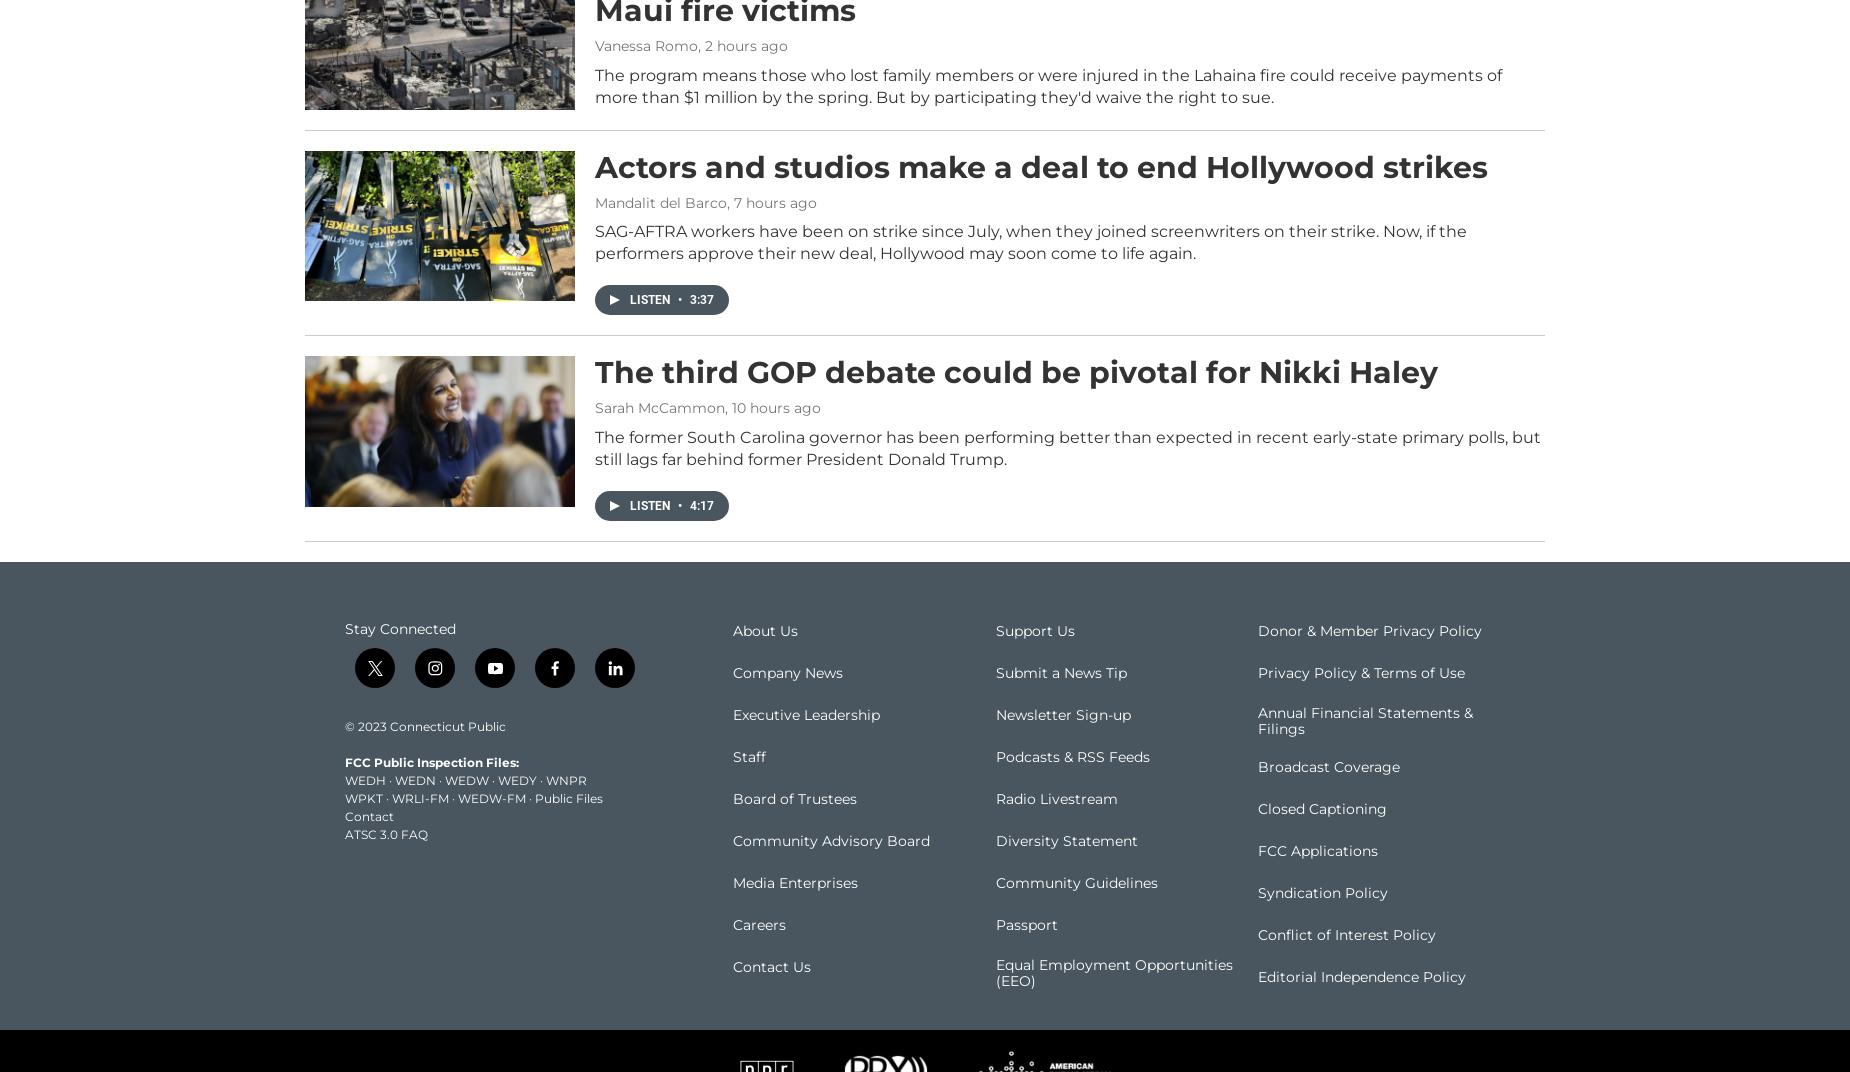 The width and height of the screenshot is (1850, 1072). Describe the element at coordinates (1025, 952) in the screenshot. I see `'Passport'` at that location.